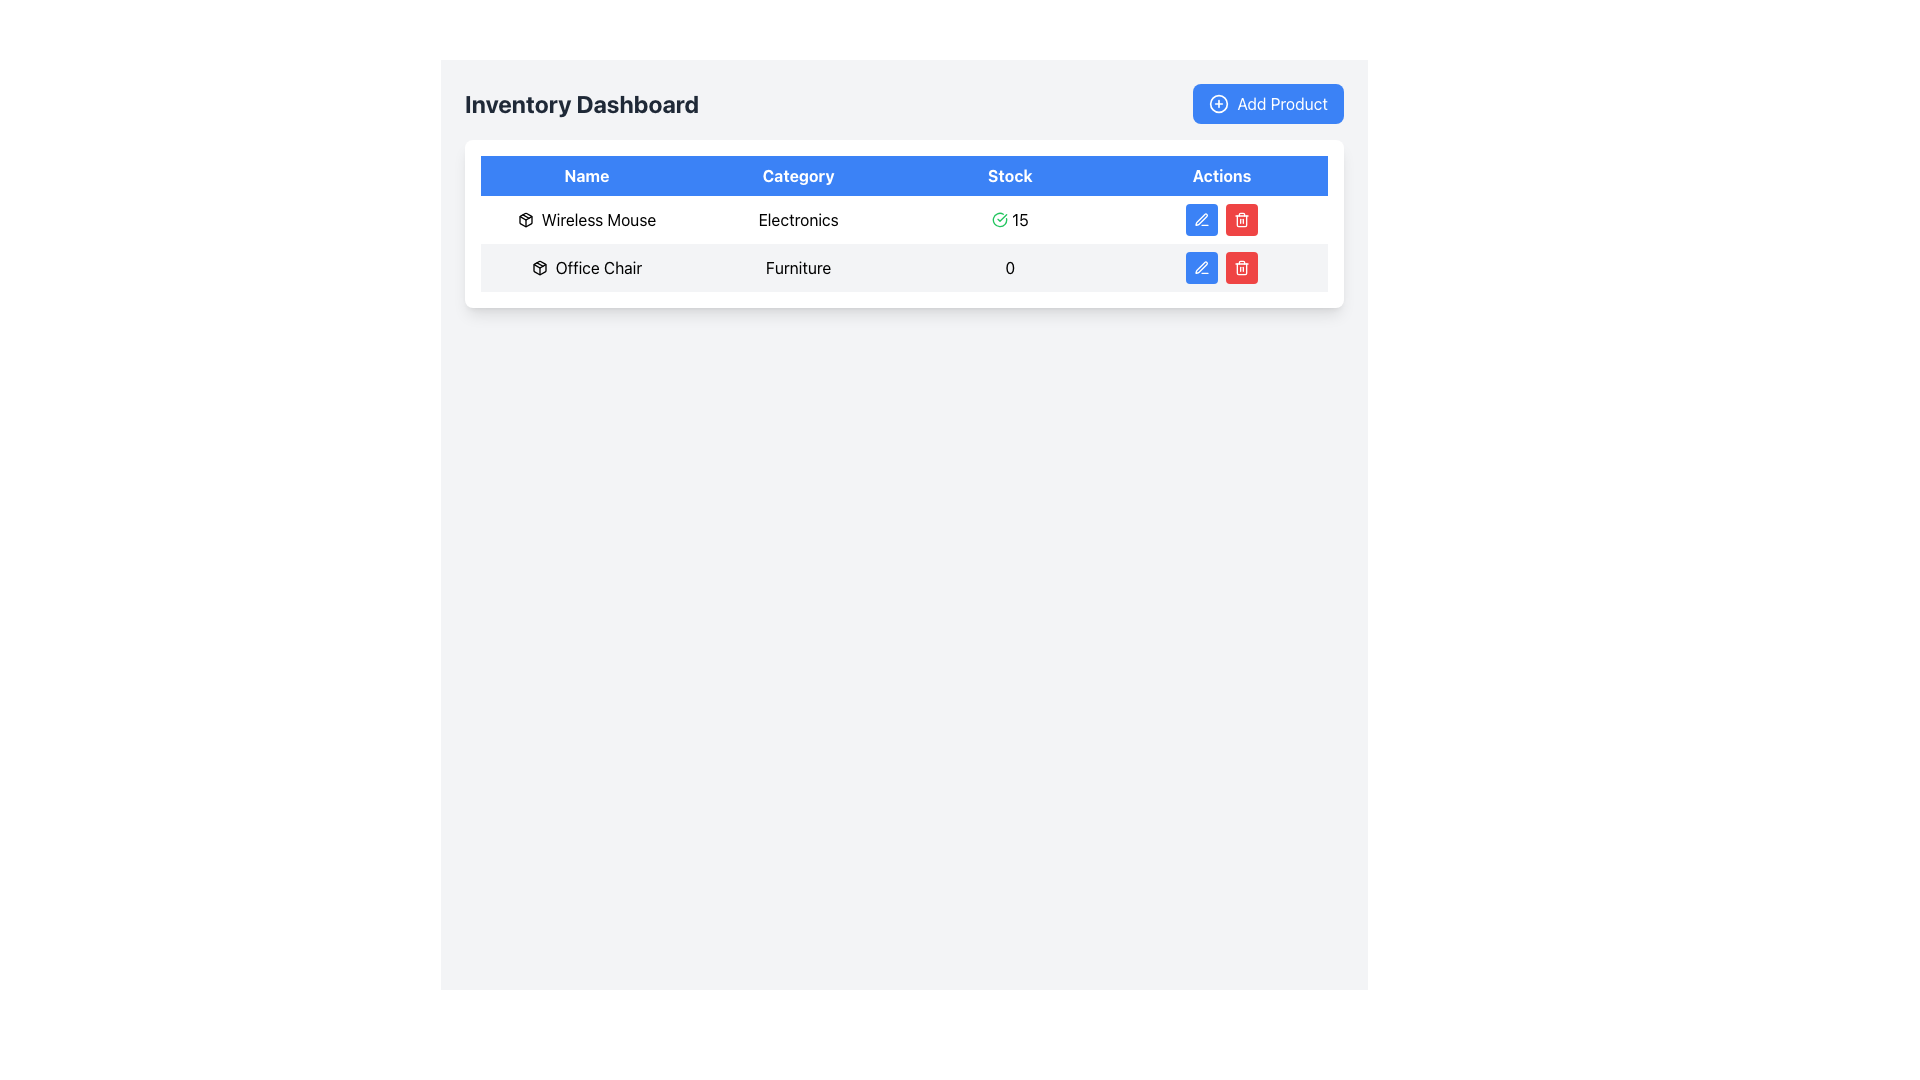  I want to click on the 'Office Chair' text and icon combination located, so click(585, 266).